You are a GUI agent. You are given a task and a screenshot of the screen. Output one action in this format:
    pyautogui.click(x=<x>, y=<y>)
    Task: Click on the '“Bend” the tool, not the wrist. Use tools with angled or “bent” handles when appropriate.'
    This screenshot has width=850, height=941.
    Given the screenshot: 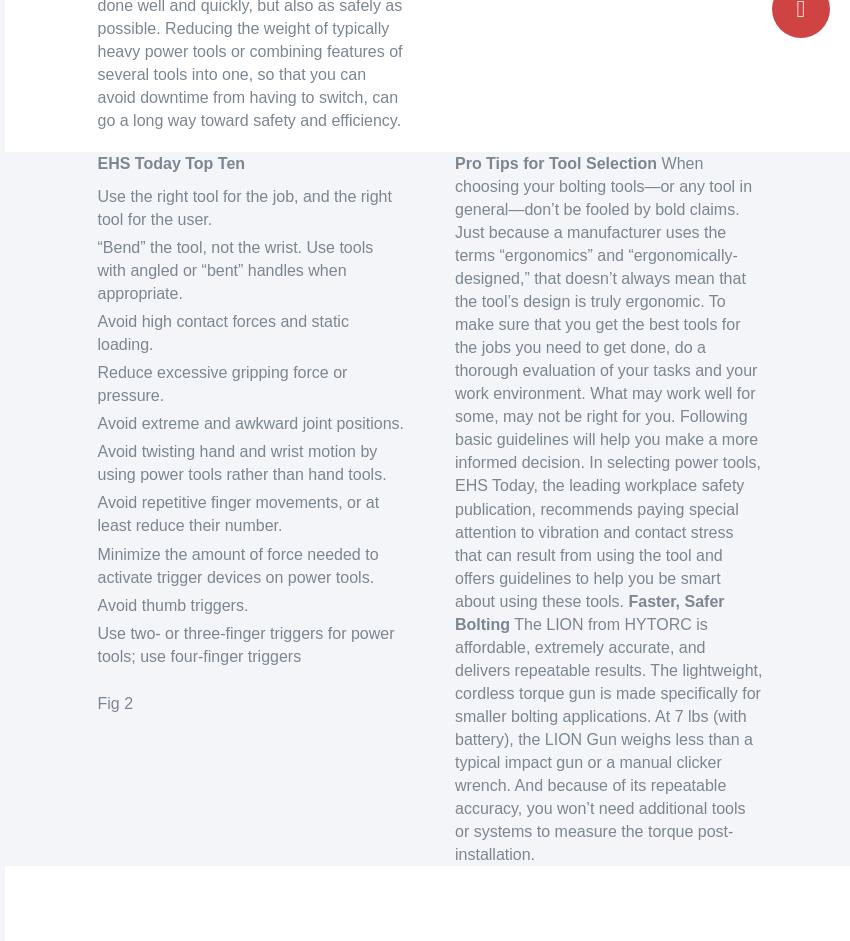 What is the action you would take?
    pyautogui.click(x=235, y=270)
    